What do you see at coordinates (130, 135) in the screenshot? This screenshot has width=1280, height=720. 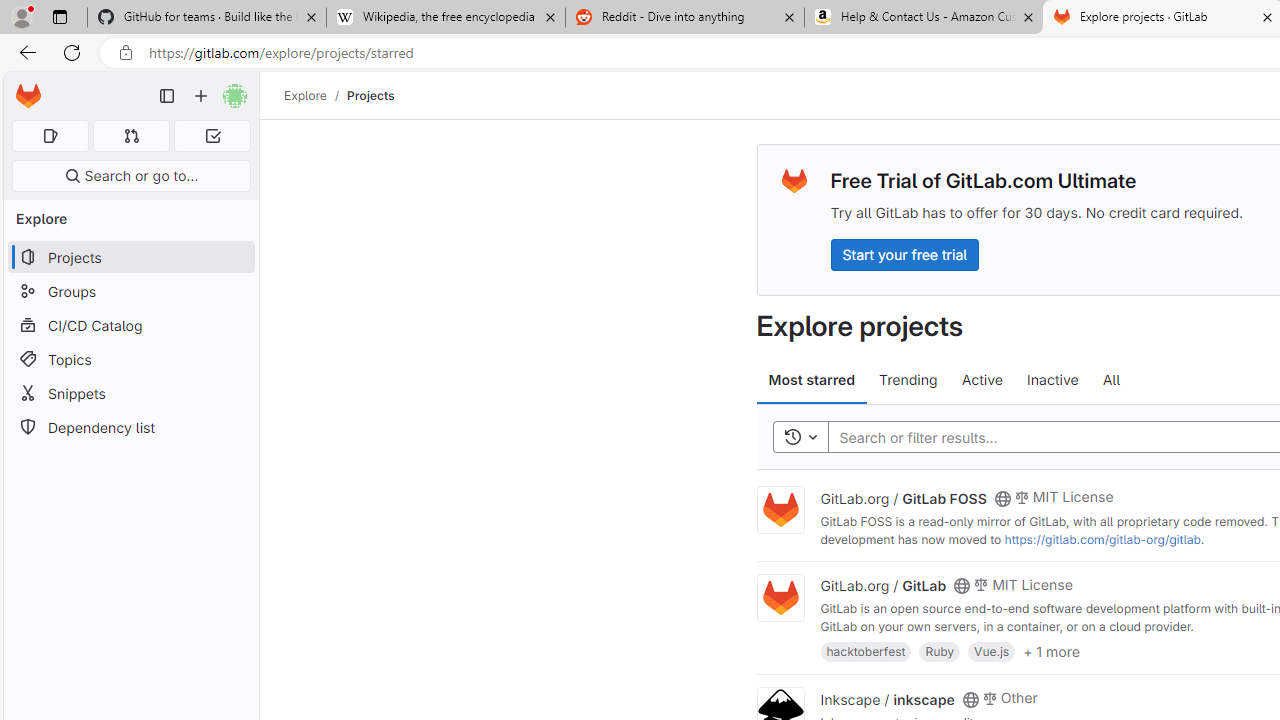 I see `'Merge requests 0'` at bounding box center [130, 135].